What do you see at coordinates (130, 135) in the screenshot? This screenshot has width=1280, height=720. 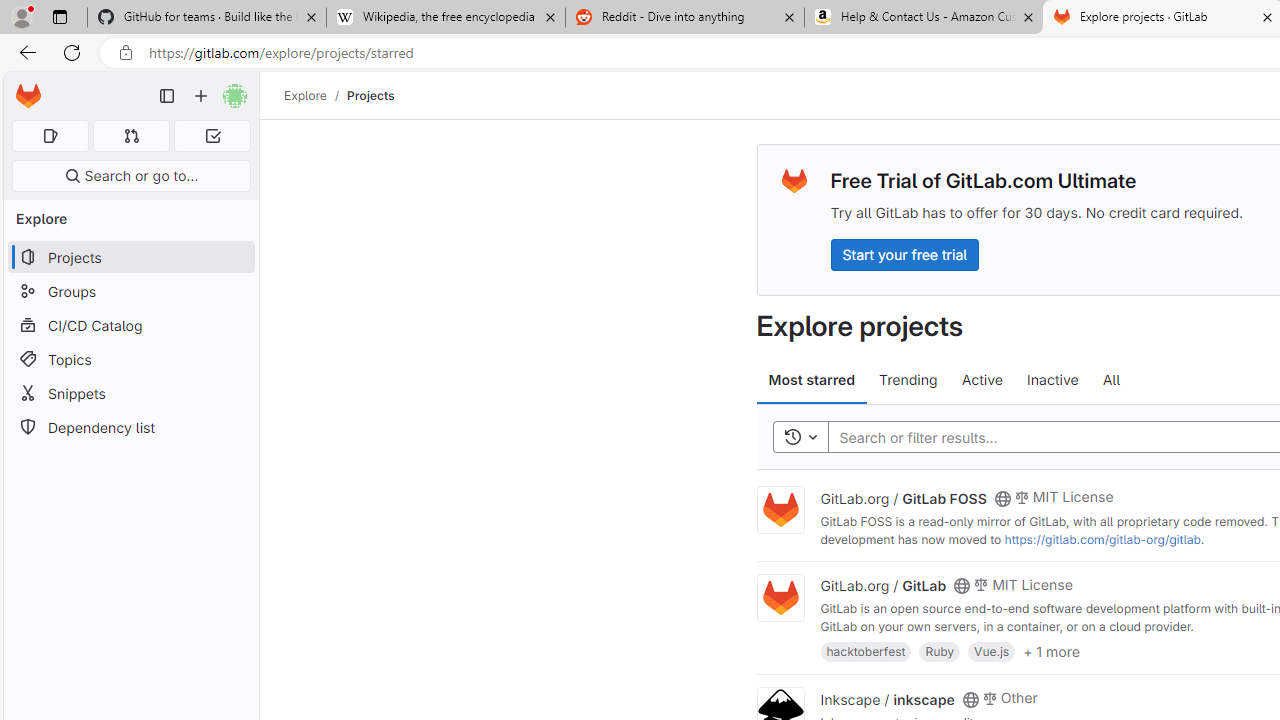 I see `'Merge requests 0'` at bounding box center [130, 135].